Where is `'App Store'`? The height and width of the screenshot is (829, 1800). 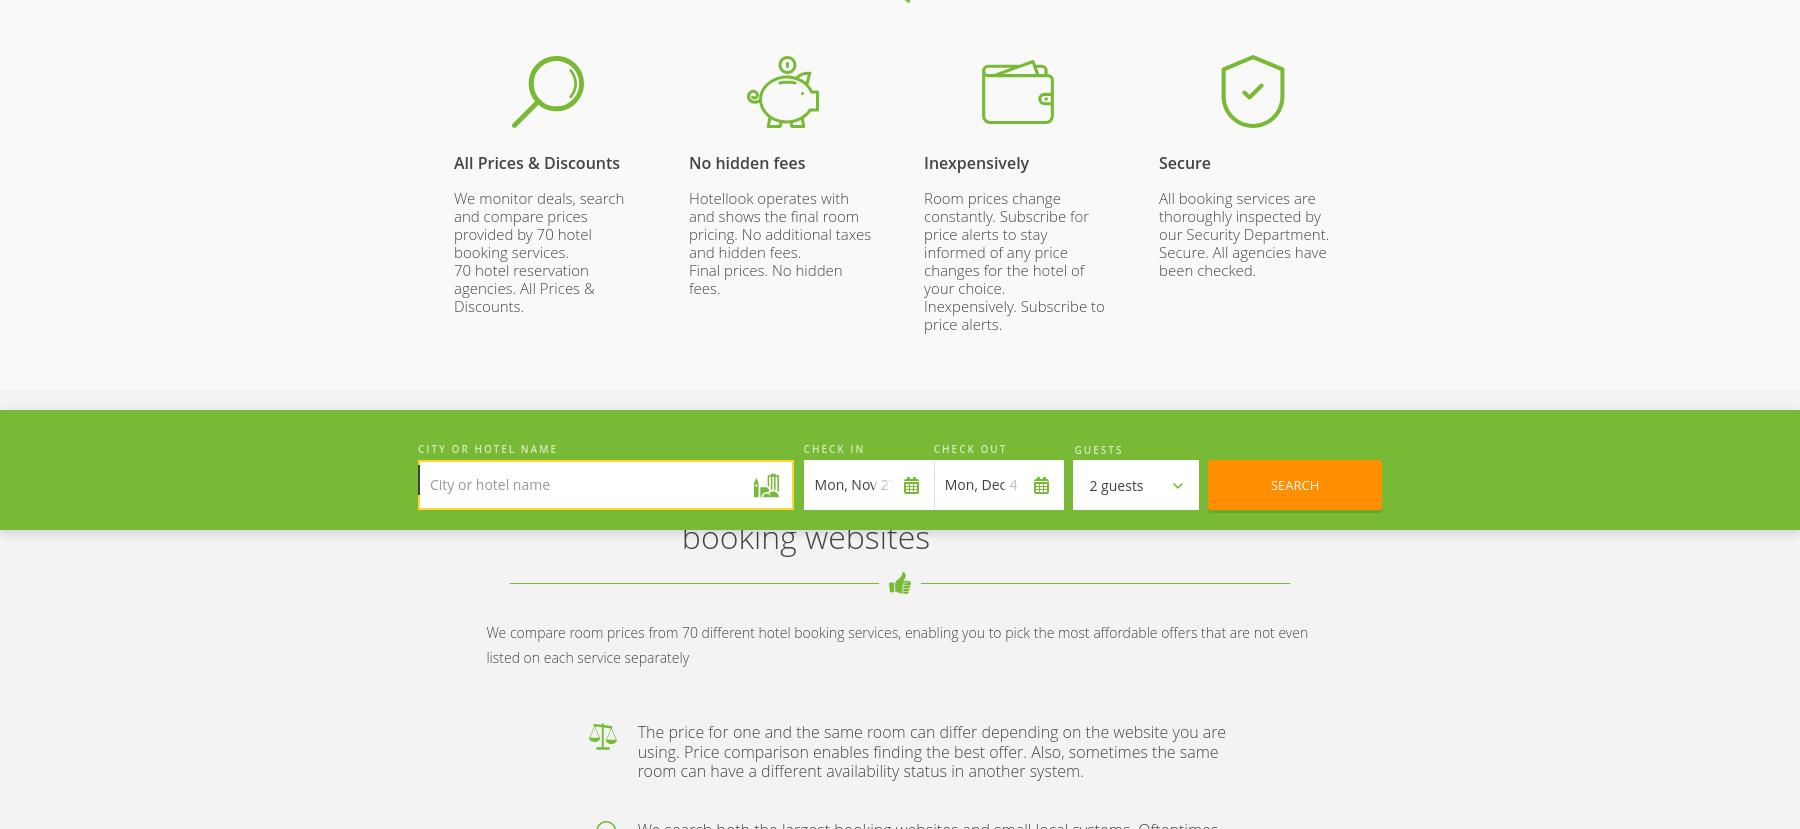
'App Store' is located at coordinates (878, 321).